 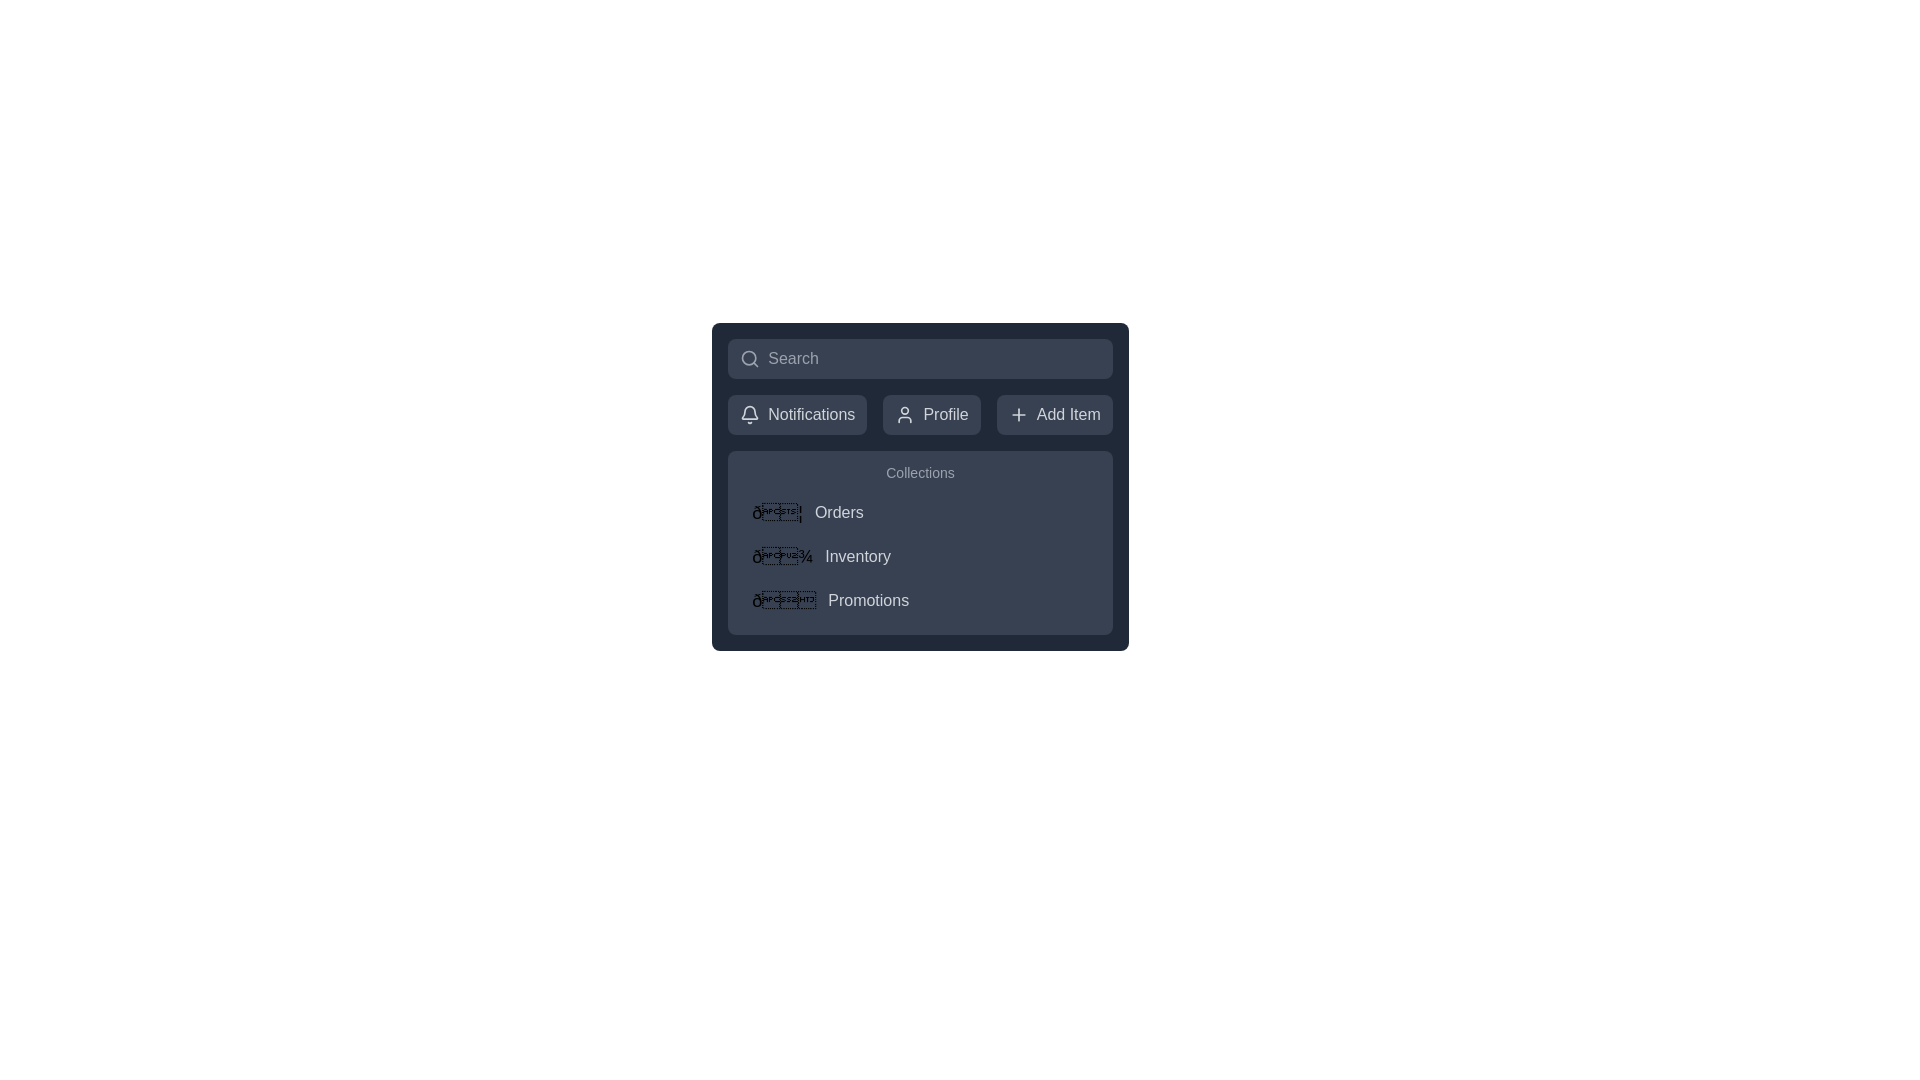 What do you see at coordinates (919, 473) in the screenshot?
I see `the Text Label that serves as a non-interactive title for the section above 'Orders', 'Inventory', and 'Promotions'` at bounding box center [919, 473].